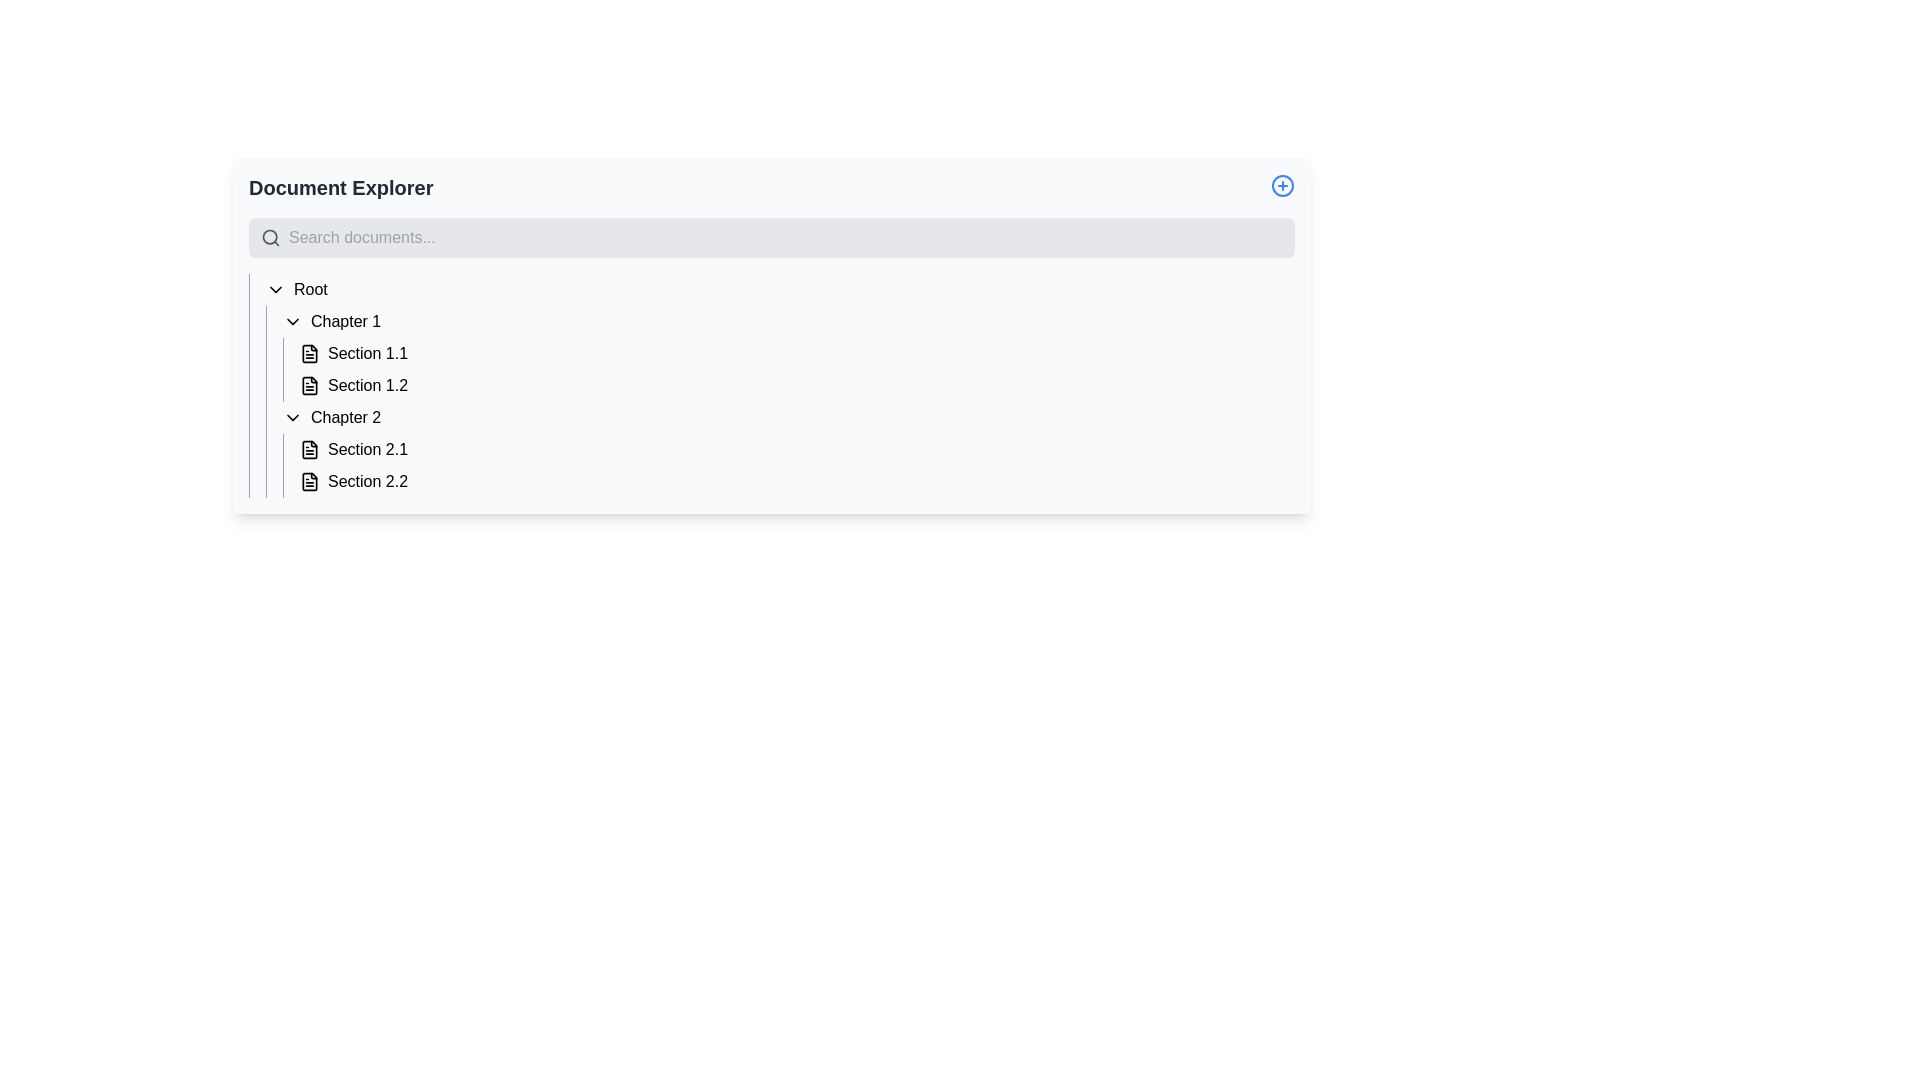 This screenshot has width=1920, height=1080. Describe the element at coordinates (309, 450) in the screenshot. I see `the graphical icon representing a document or file next to the entry 'Section 2.1' under 'Chapter 2'` at that location.